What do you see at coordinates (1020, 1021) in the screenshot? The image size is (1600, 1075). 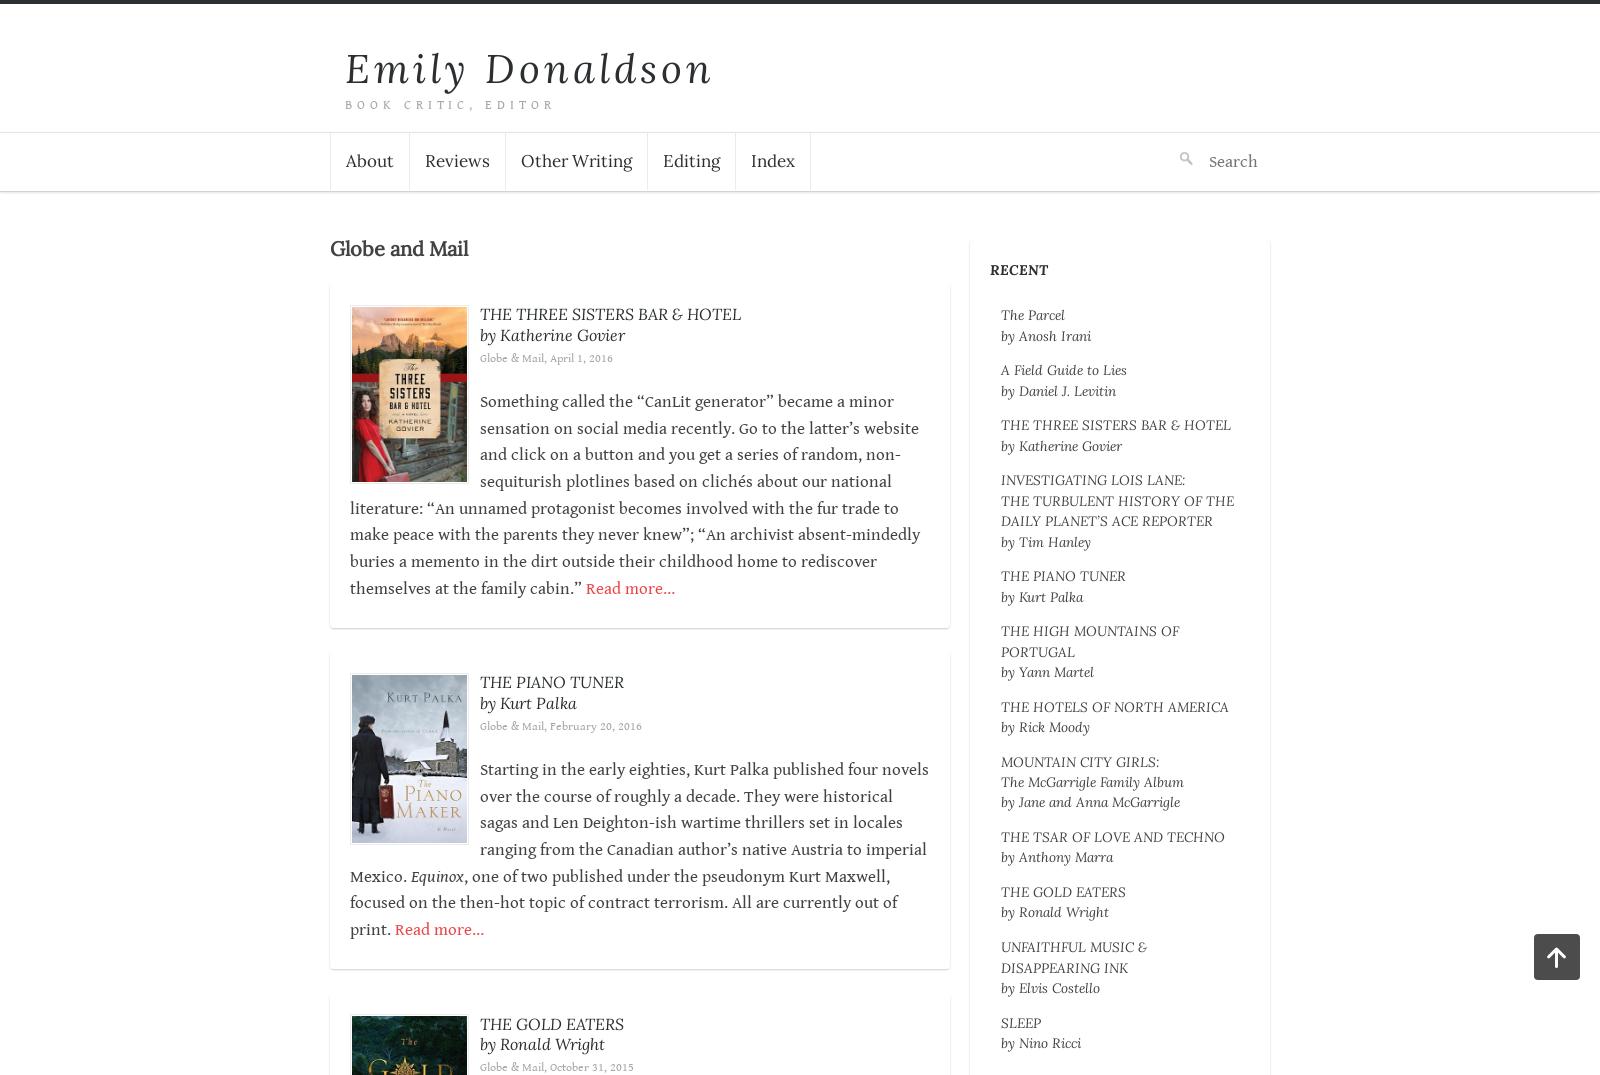 I see `'SLEEP'` at bounding box center [1020, 1021].